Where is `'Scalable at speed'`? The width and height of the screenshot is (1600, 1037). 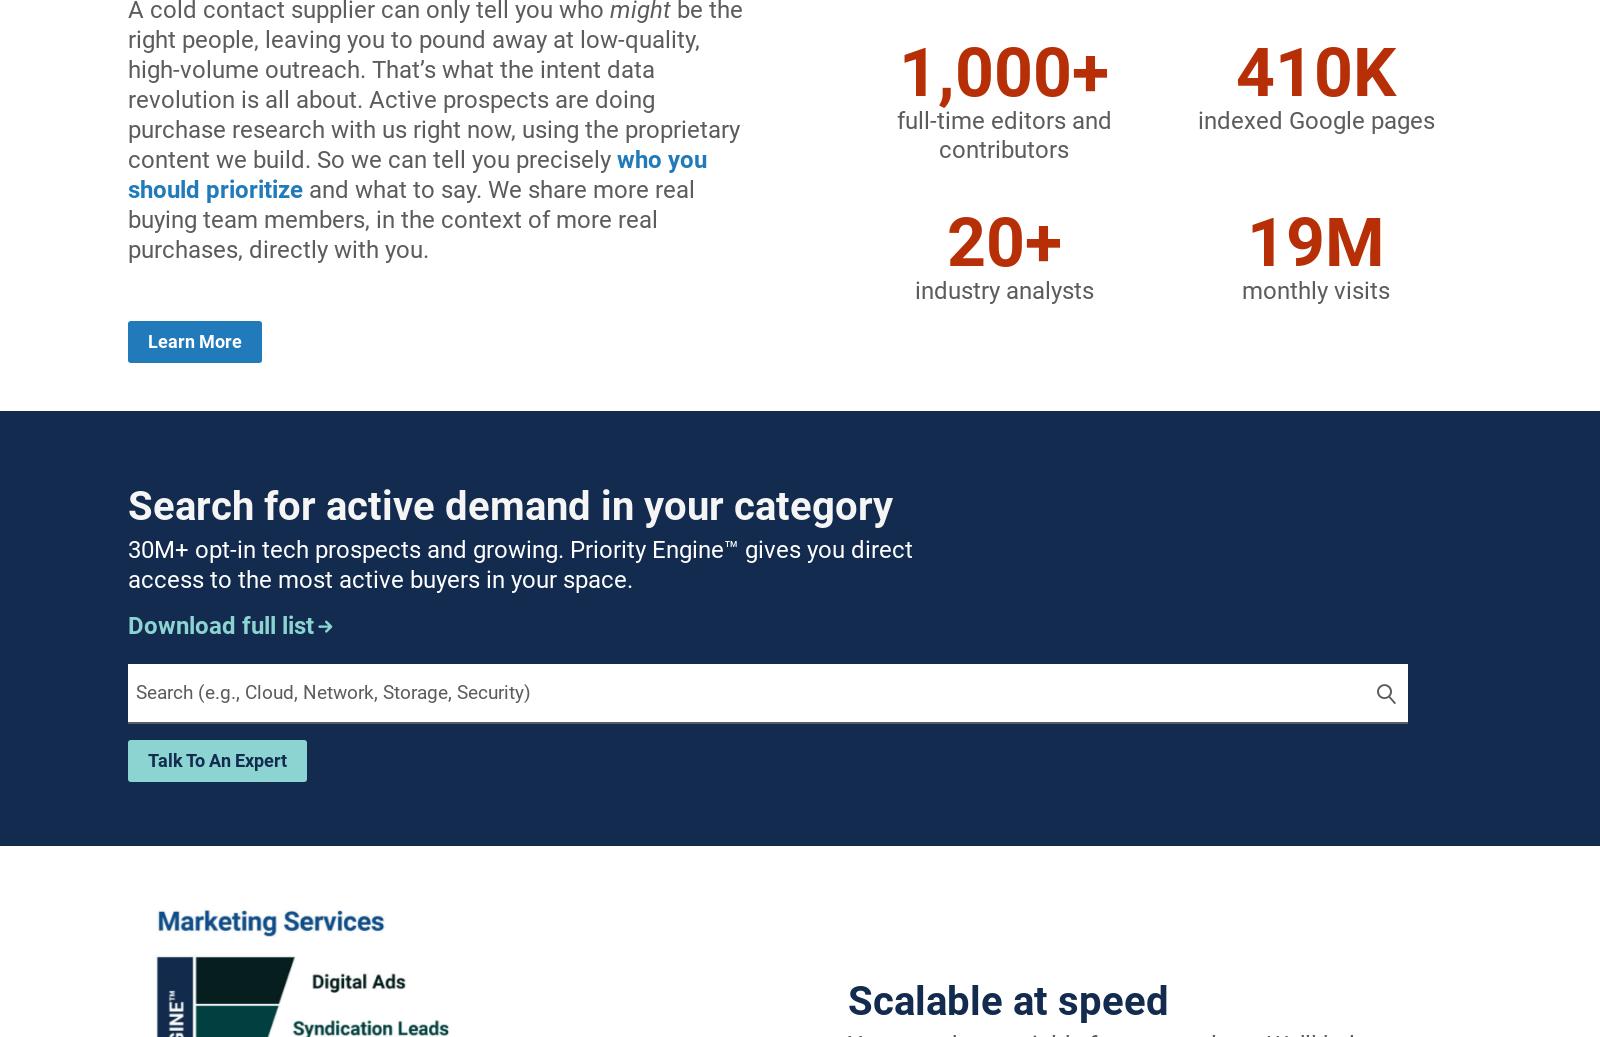 'Scalable at speed' is located at coordinates (1008, 1000).